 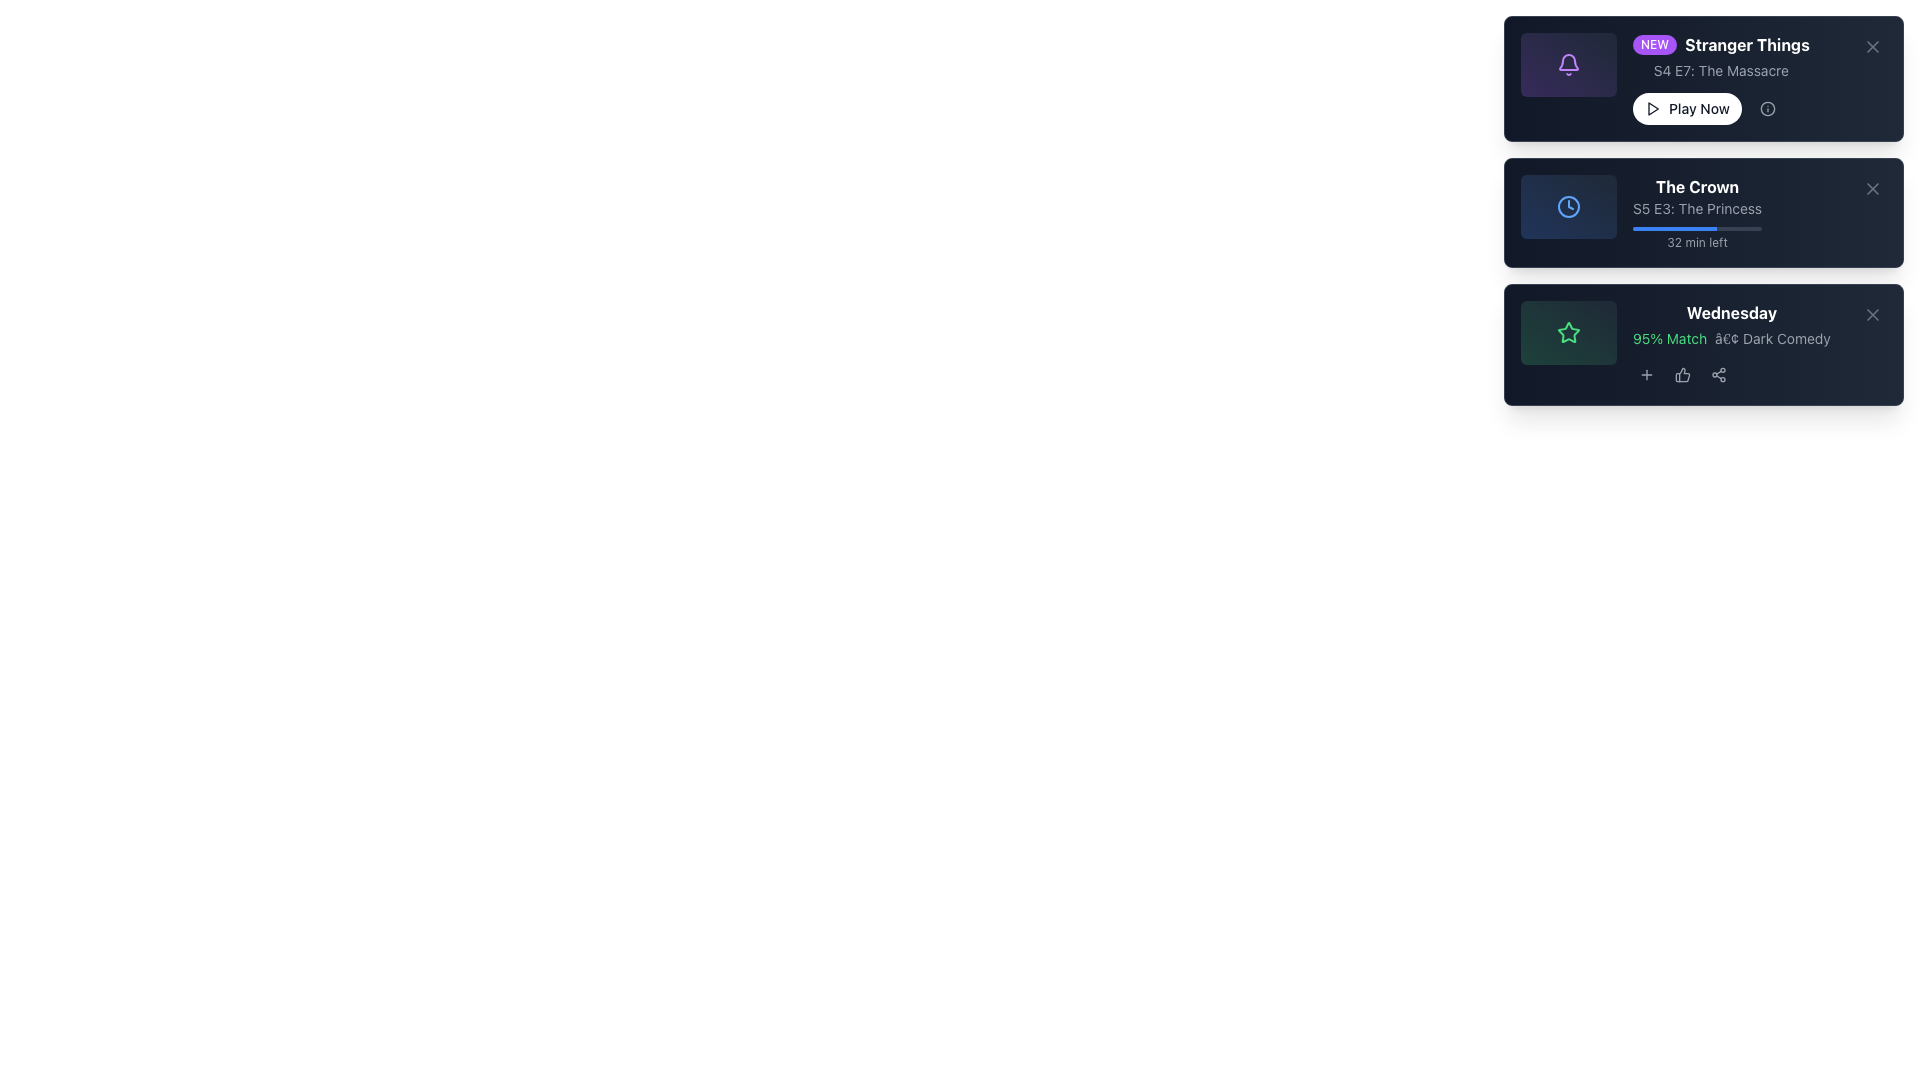 I want to click on descriptive information from the text label located below the title 'Wednesday' in the panel, which includes match percentage and genre categorization, so click(x=1675, y=343).